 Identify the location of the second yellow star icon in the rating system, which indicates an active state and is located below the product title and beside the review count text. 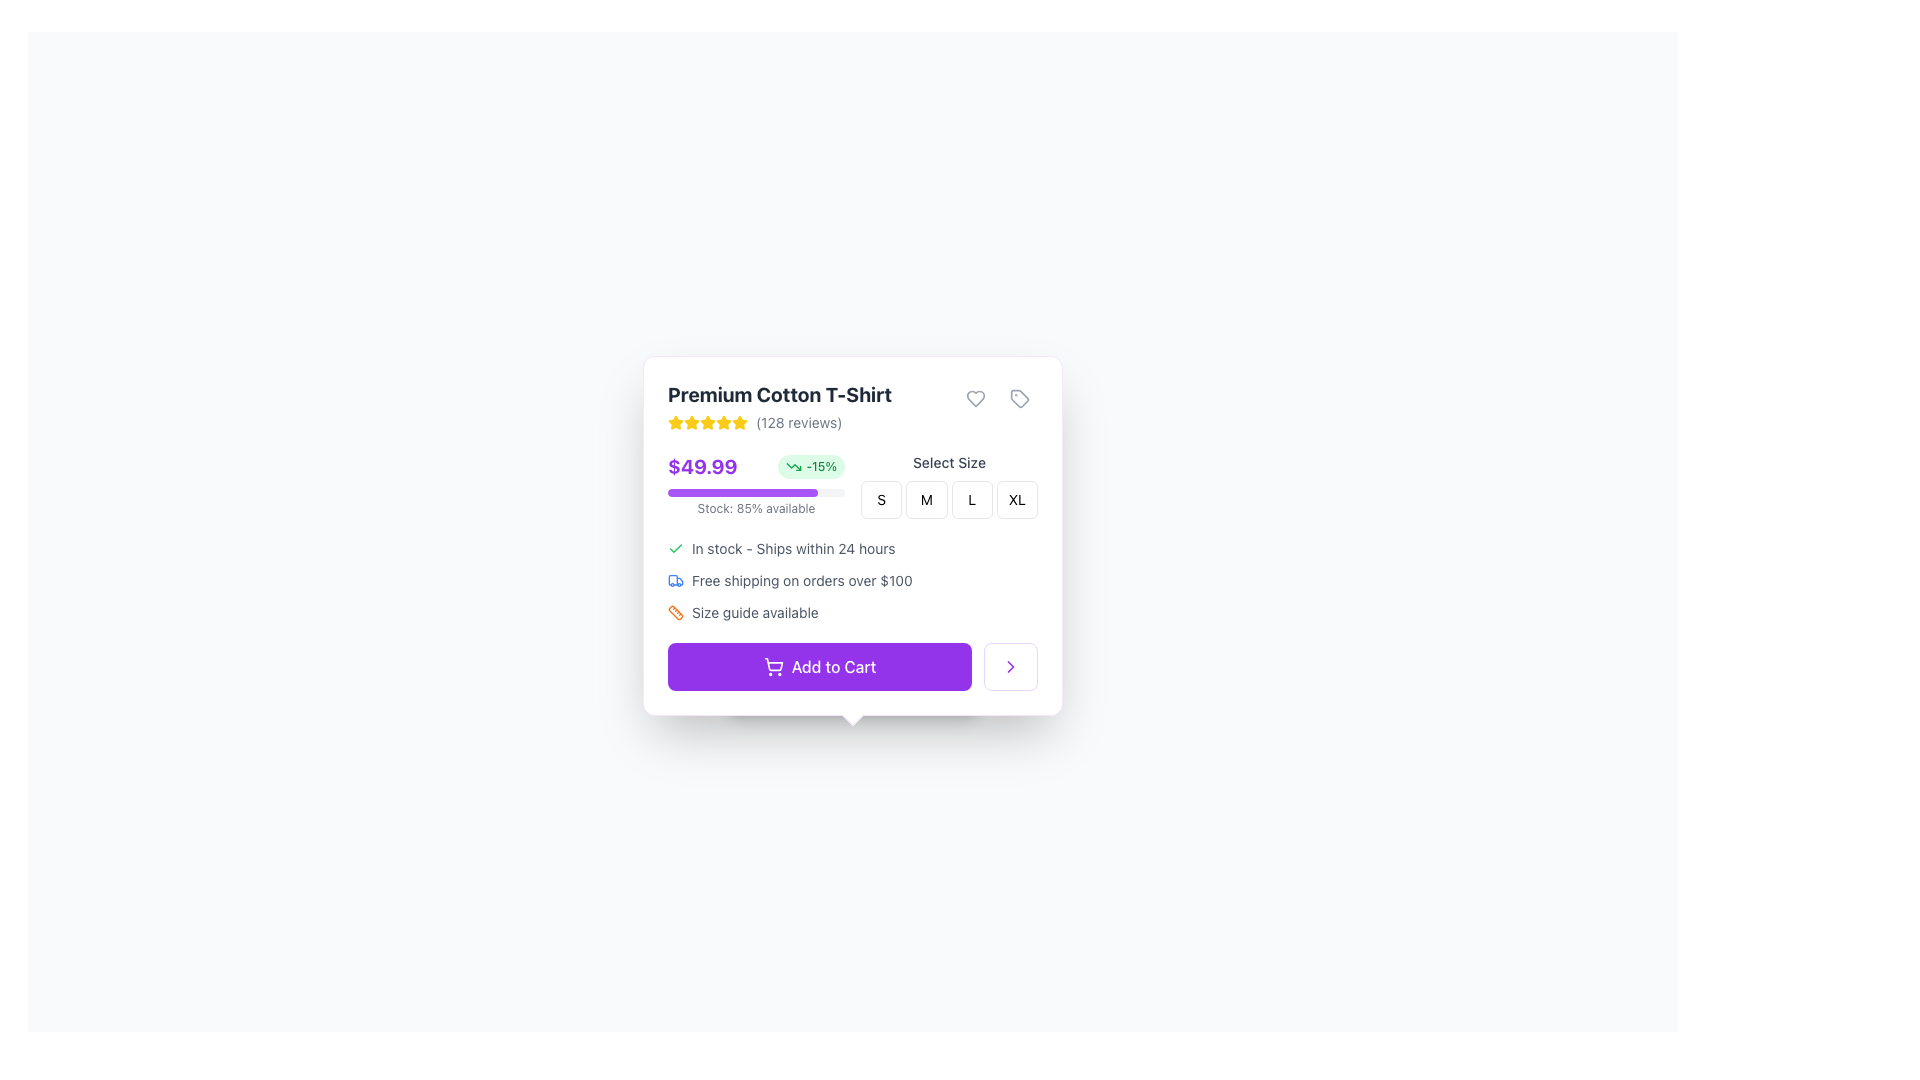
(676, 422).